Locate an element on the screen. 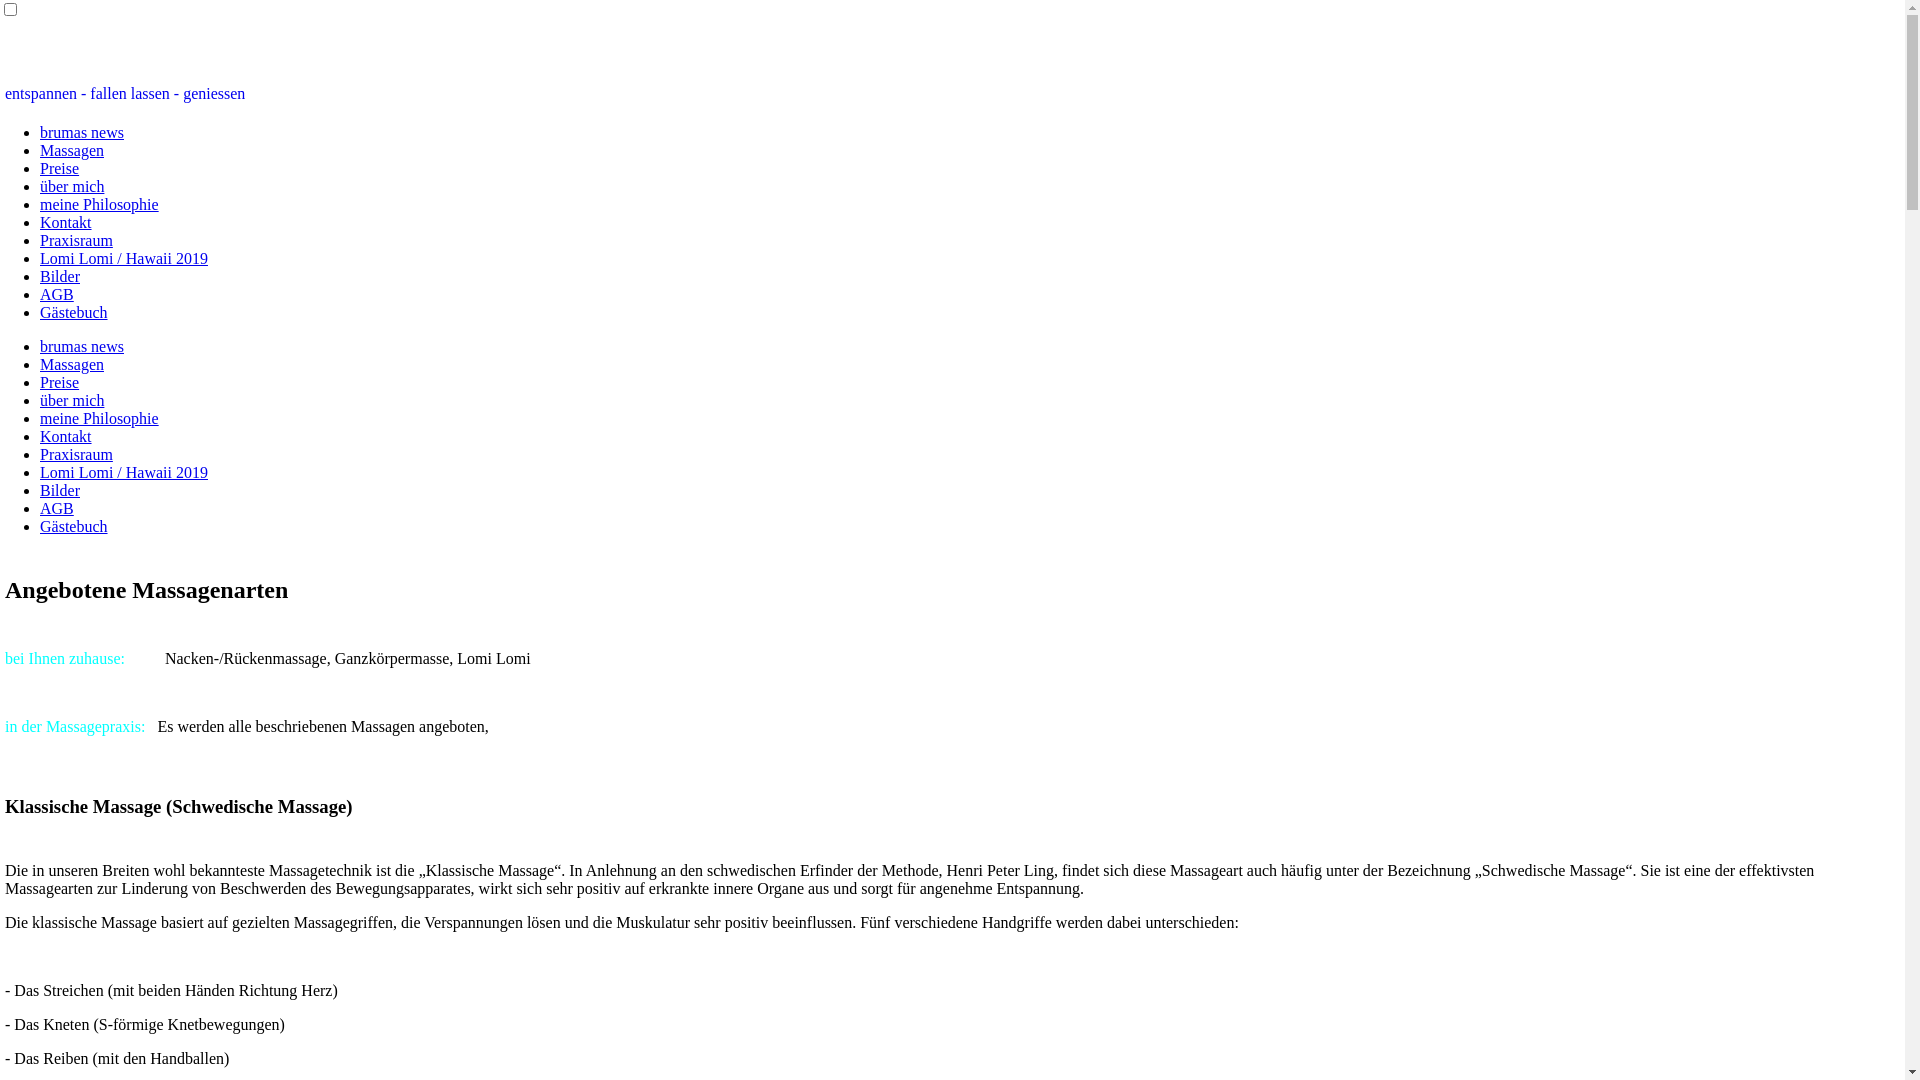 This screenshot has width=1920, height=1080. 'AGB' is located at coordinates (39, 507).